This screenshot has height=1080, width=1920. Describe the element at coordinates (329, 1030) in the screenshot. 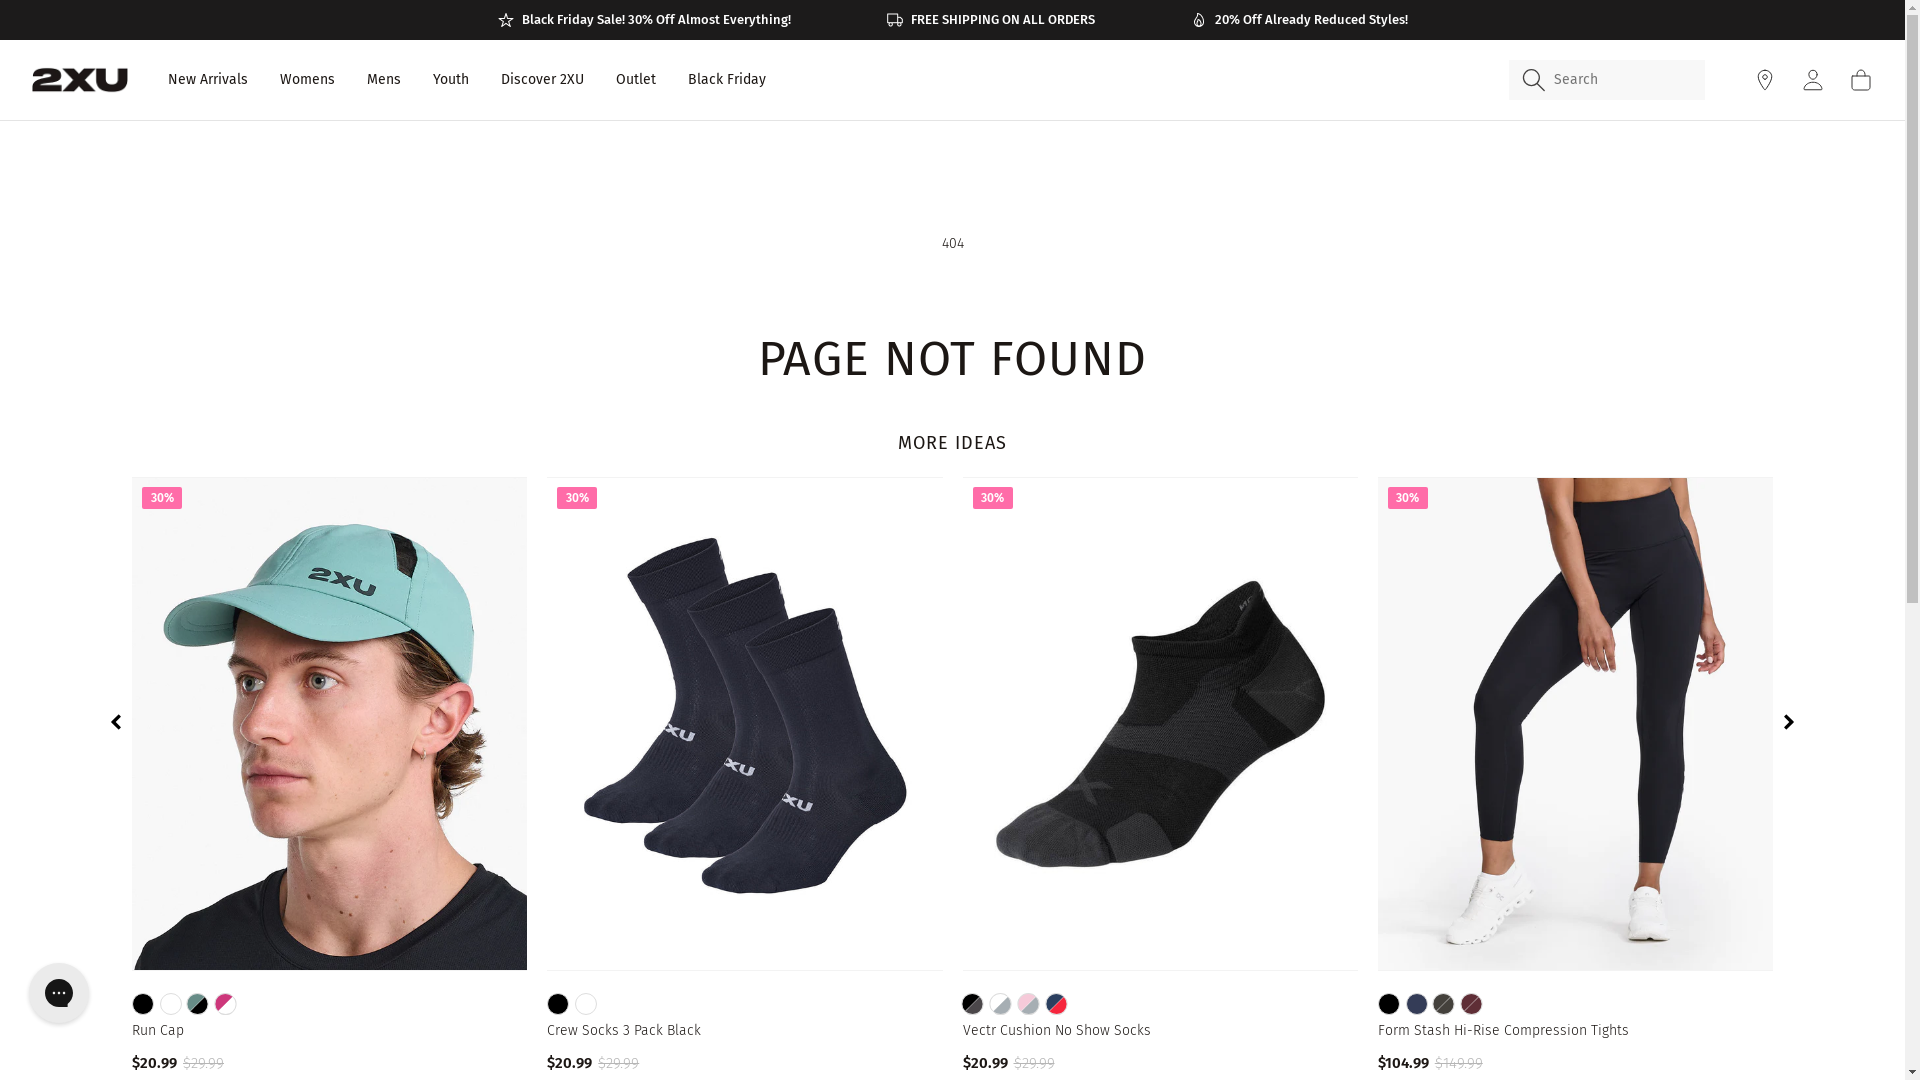

I see `'Run Cap'` at that location.